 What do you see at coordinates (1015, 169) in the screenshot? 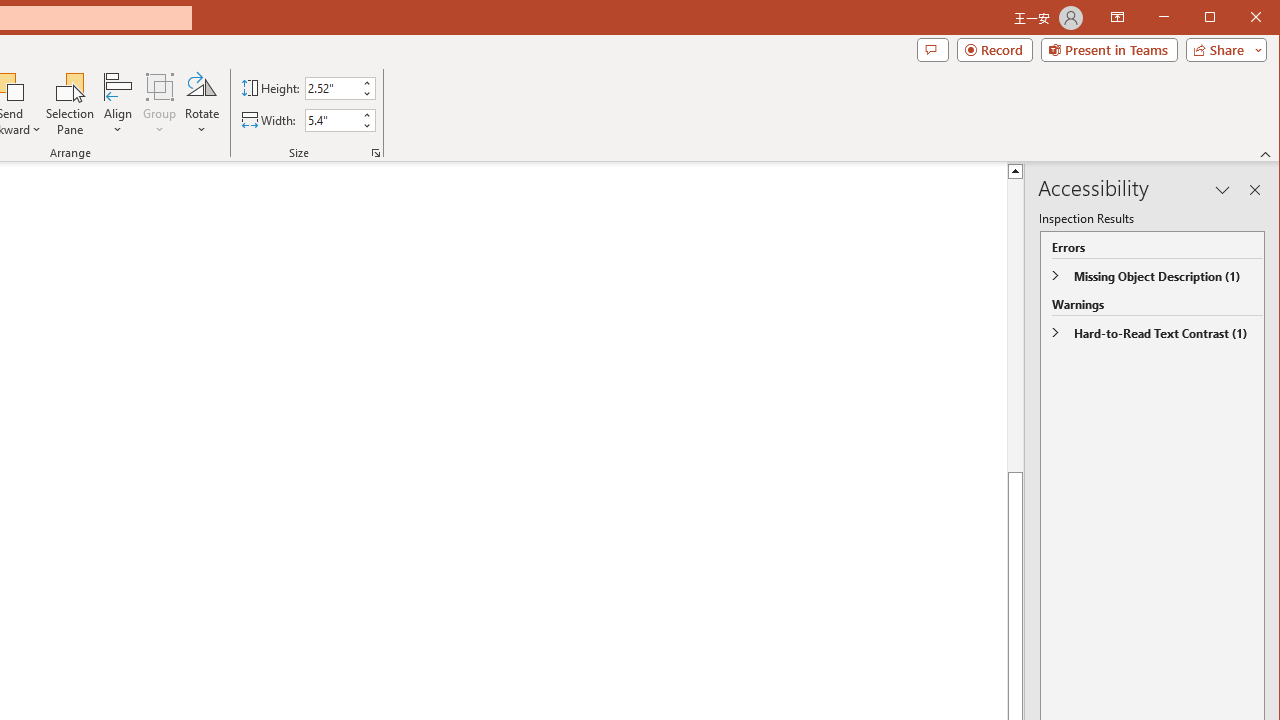
I see `'Line up'` at bounding box center [1015, 169].